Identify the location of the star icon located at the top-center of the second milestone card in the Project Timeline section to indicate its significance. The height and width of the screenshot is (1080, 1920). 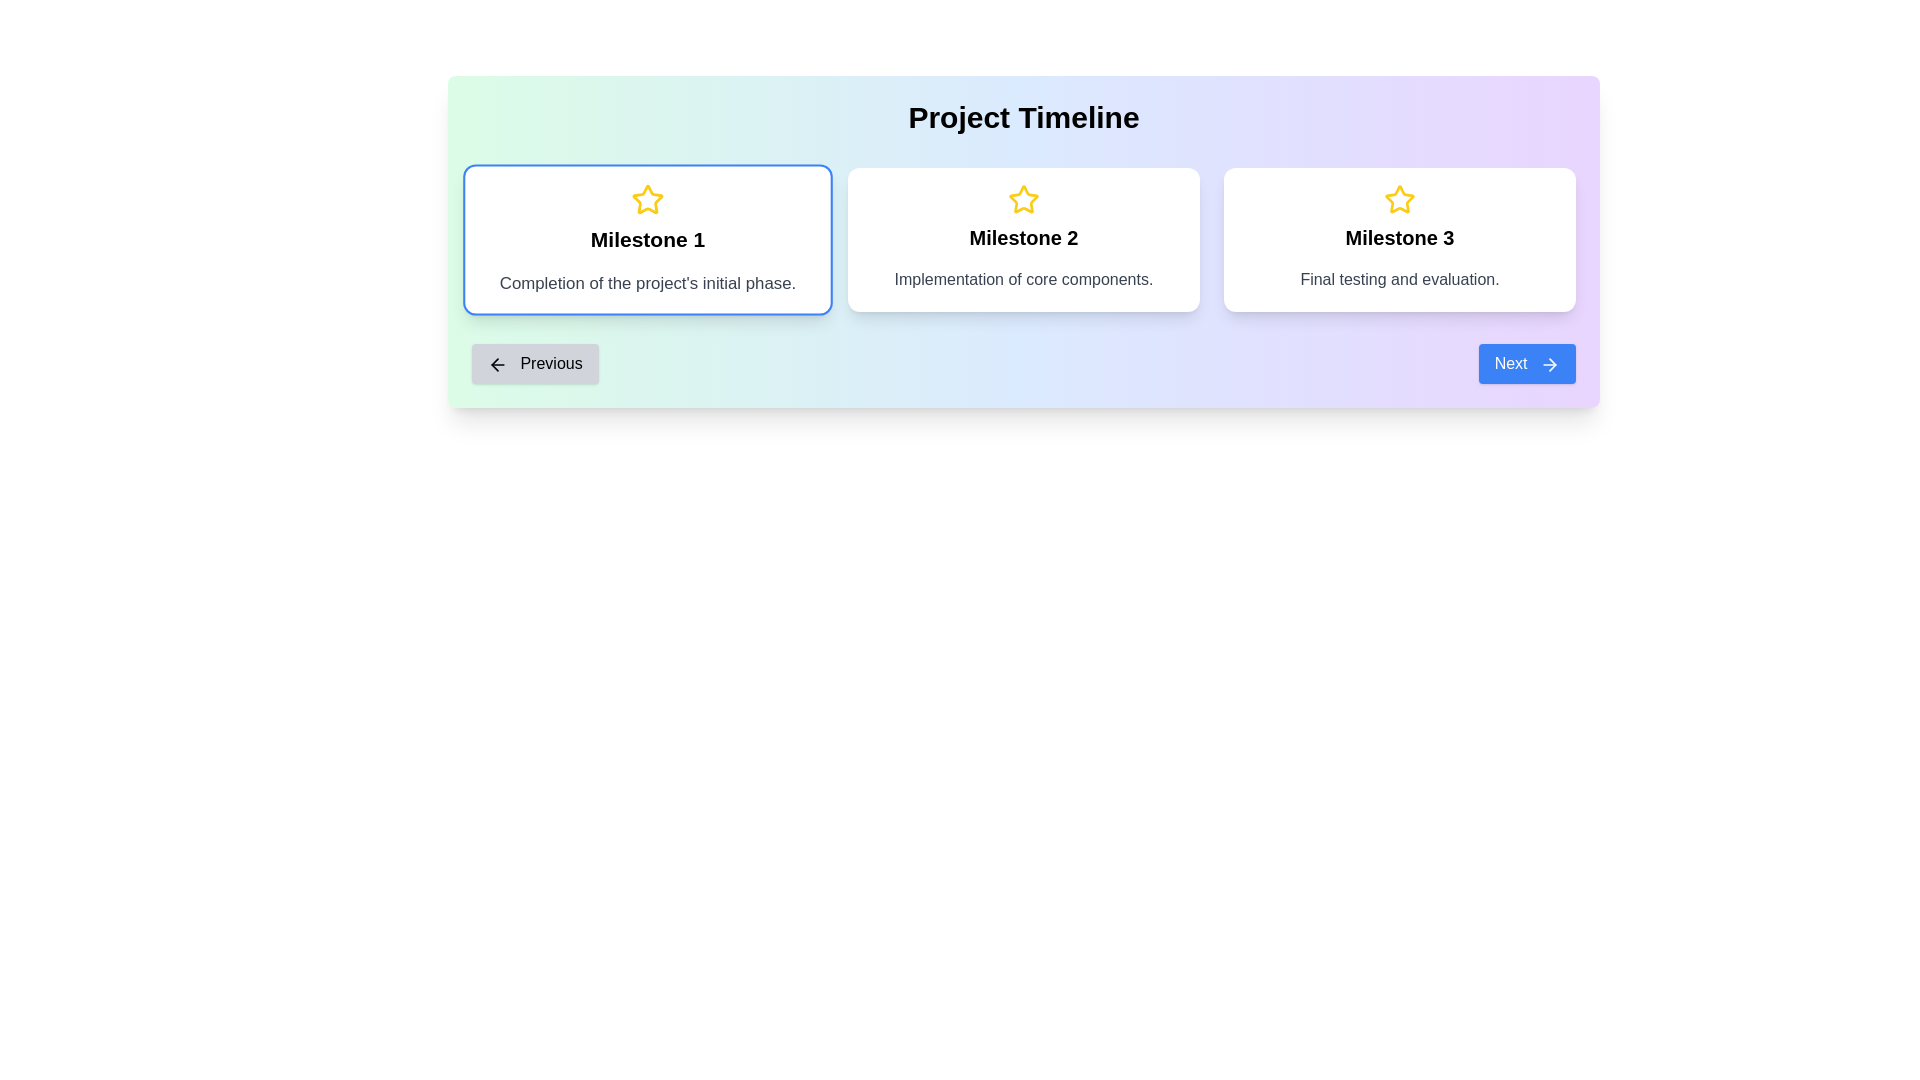
(1023, 200).